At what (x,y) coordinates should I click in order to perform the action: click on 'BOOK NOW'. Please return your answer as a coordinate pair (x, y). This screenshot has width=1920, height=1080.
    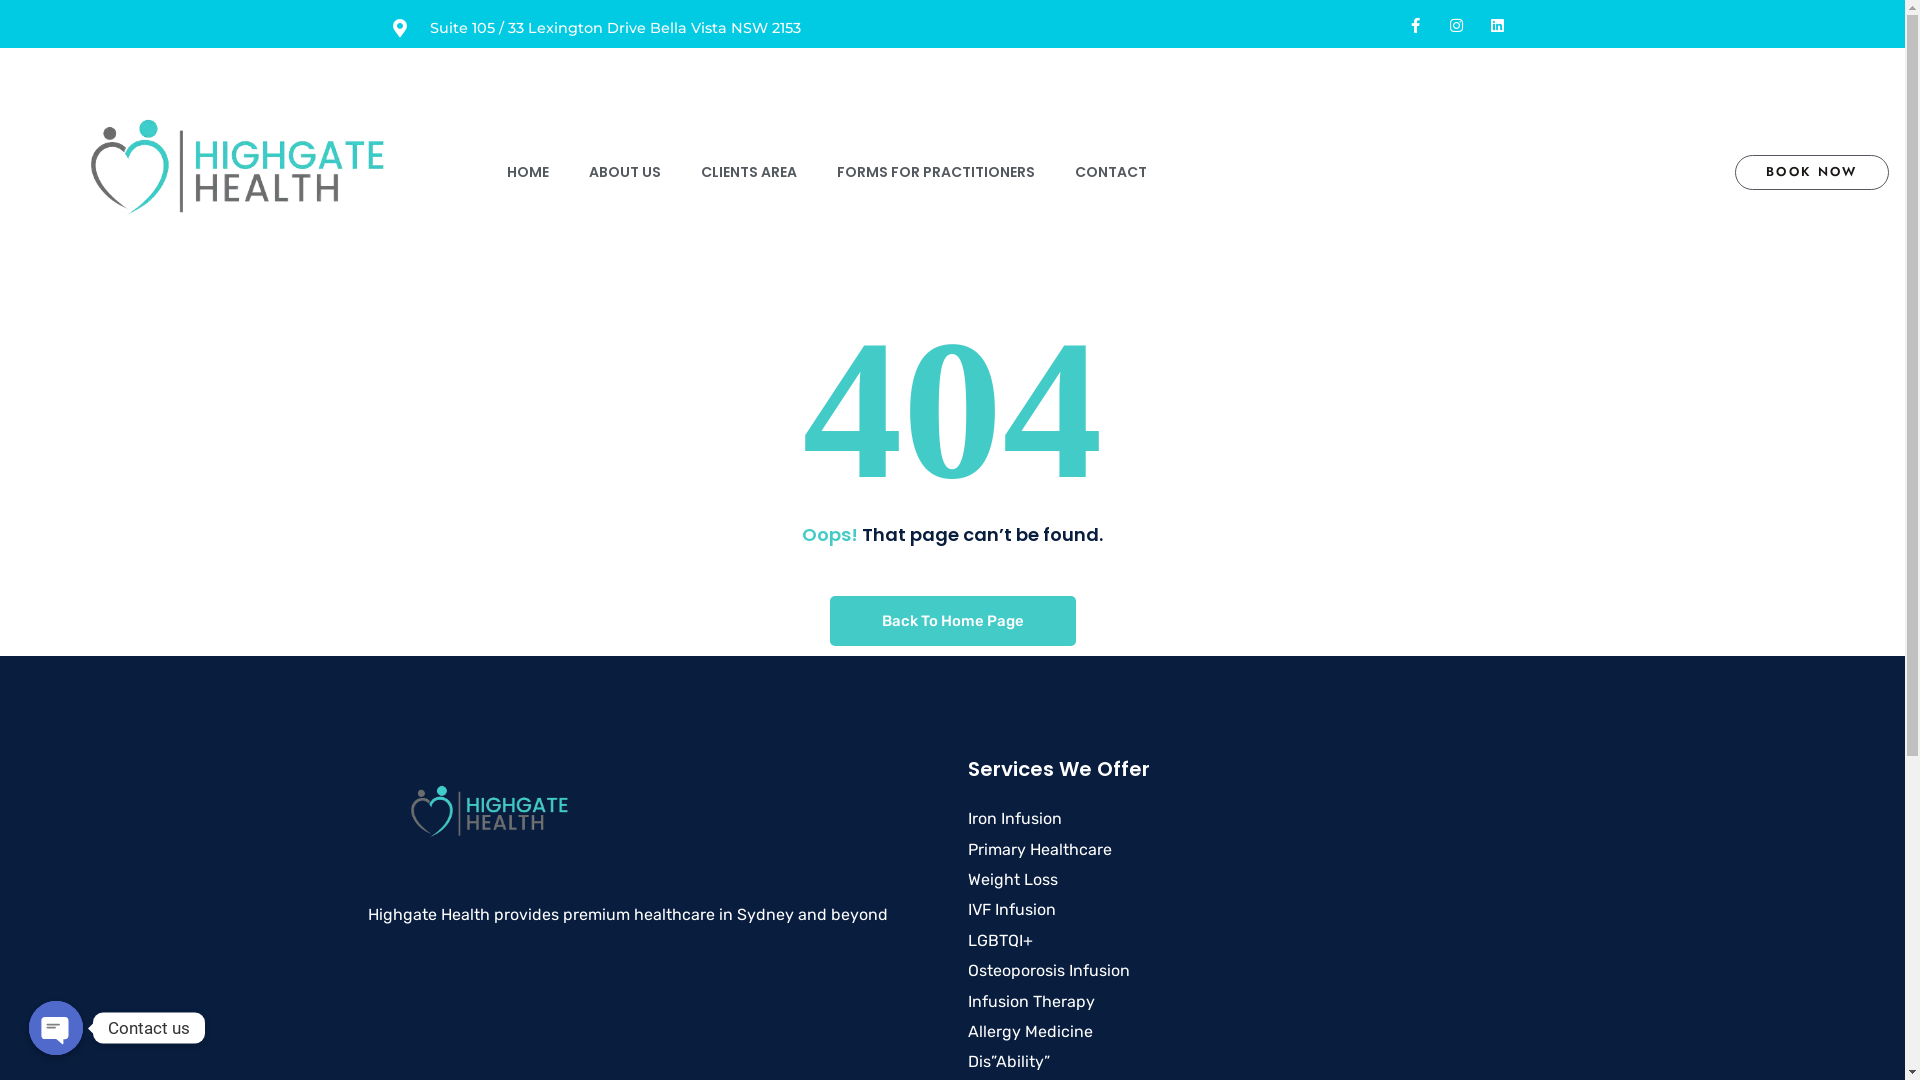
    Looking at the image, I should click on (1811, 171).